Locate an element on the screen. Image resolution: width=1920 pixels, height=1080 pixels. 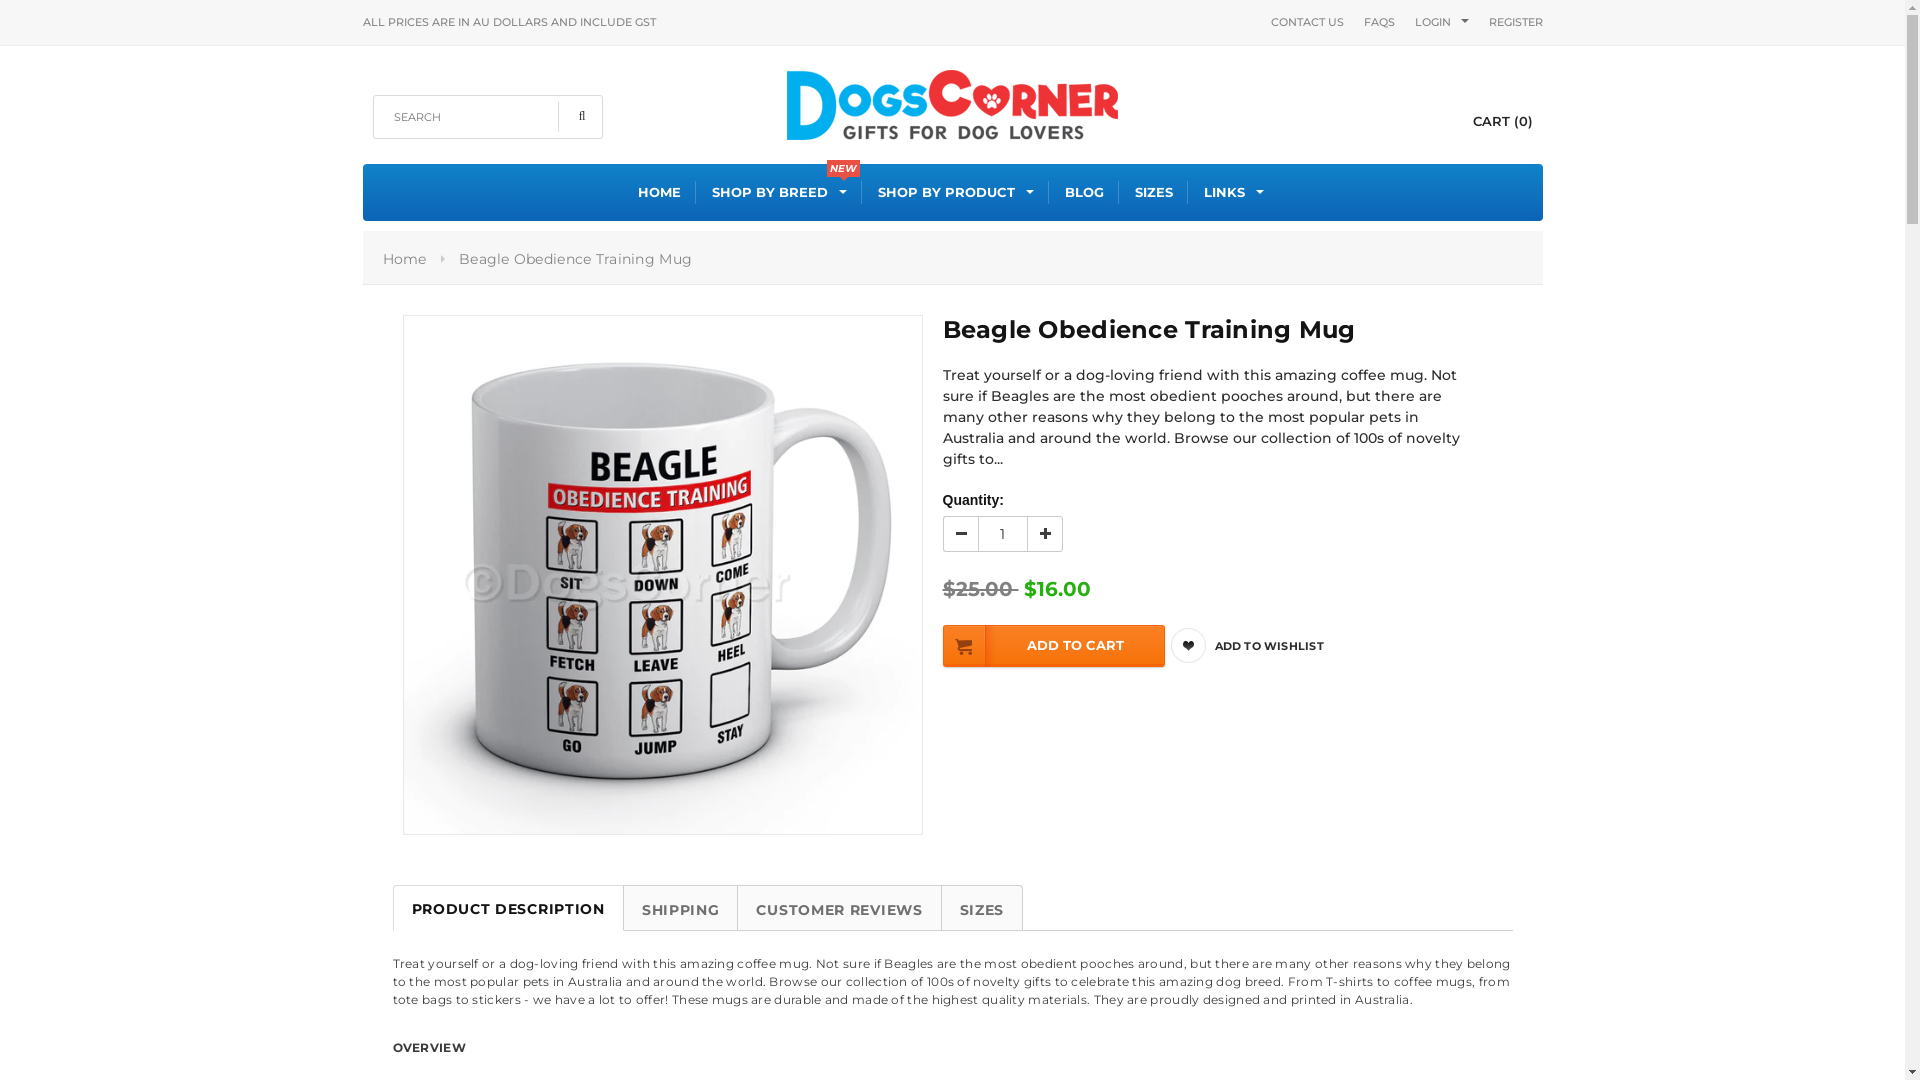
'Add to Cart' is located at coordinates (1051, 645).